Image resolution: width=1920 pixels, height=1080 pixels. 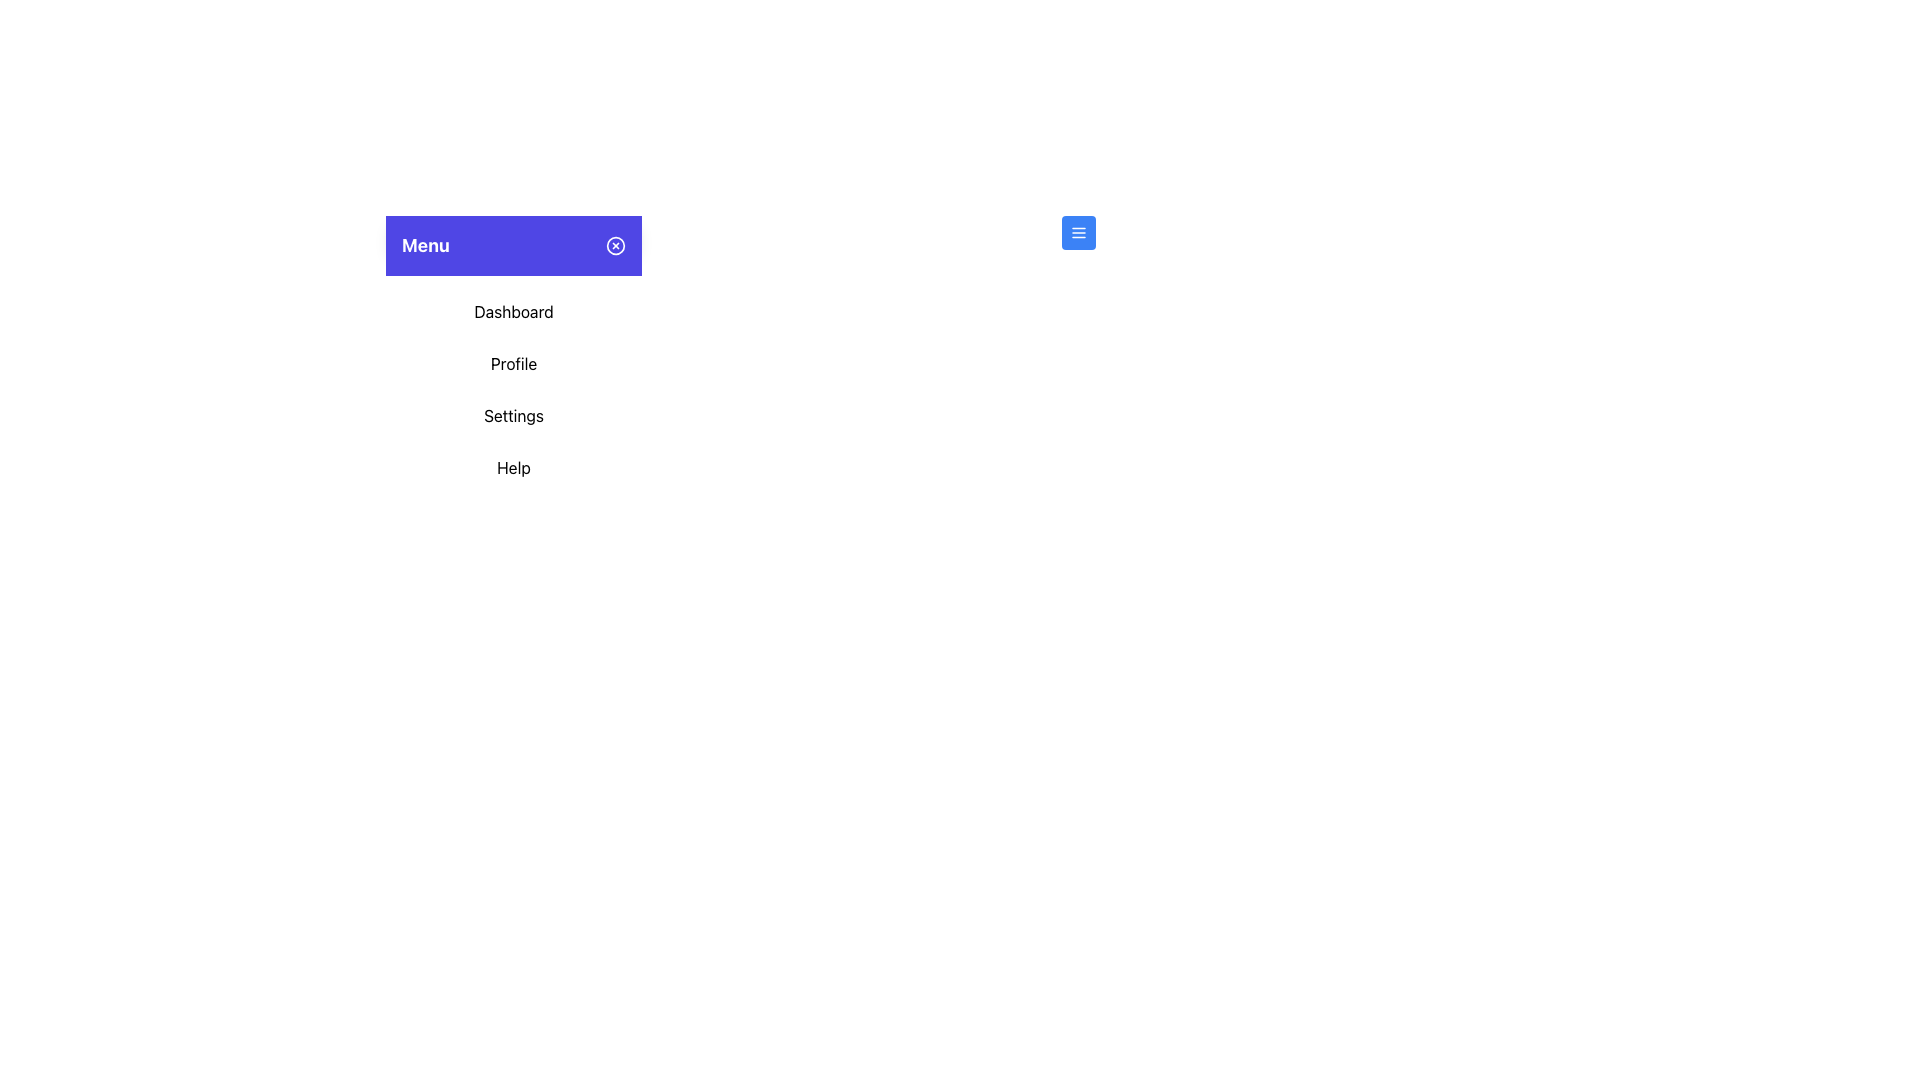 I want to click on the close icon button located in the top-right corner of the purple 'Menu' header, so click(x=614, y=245).